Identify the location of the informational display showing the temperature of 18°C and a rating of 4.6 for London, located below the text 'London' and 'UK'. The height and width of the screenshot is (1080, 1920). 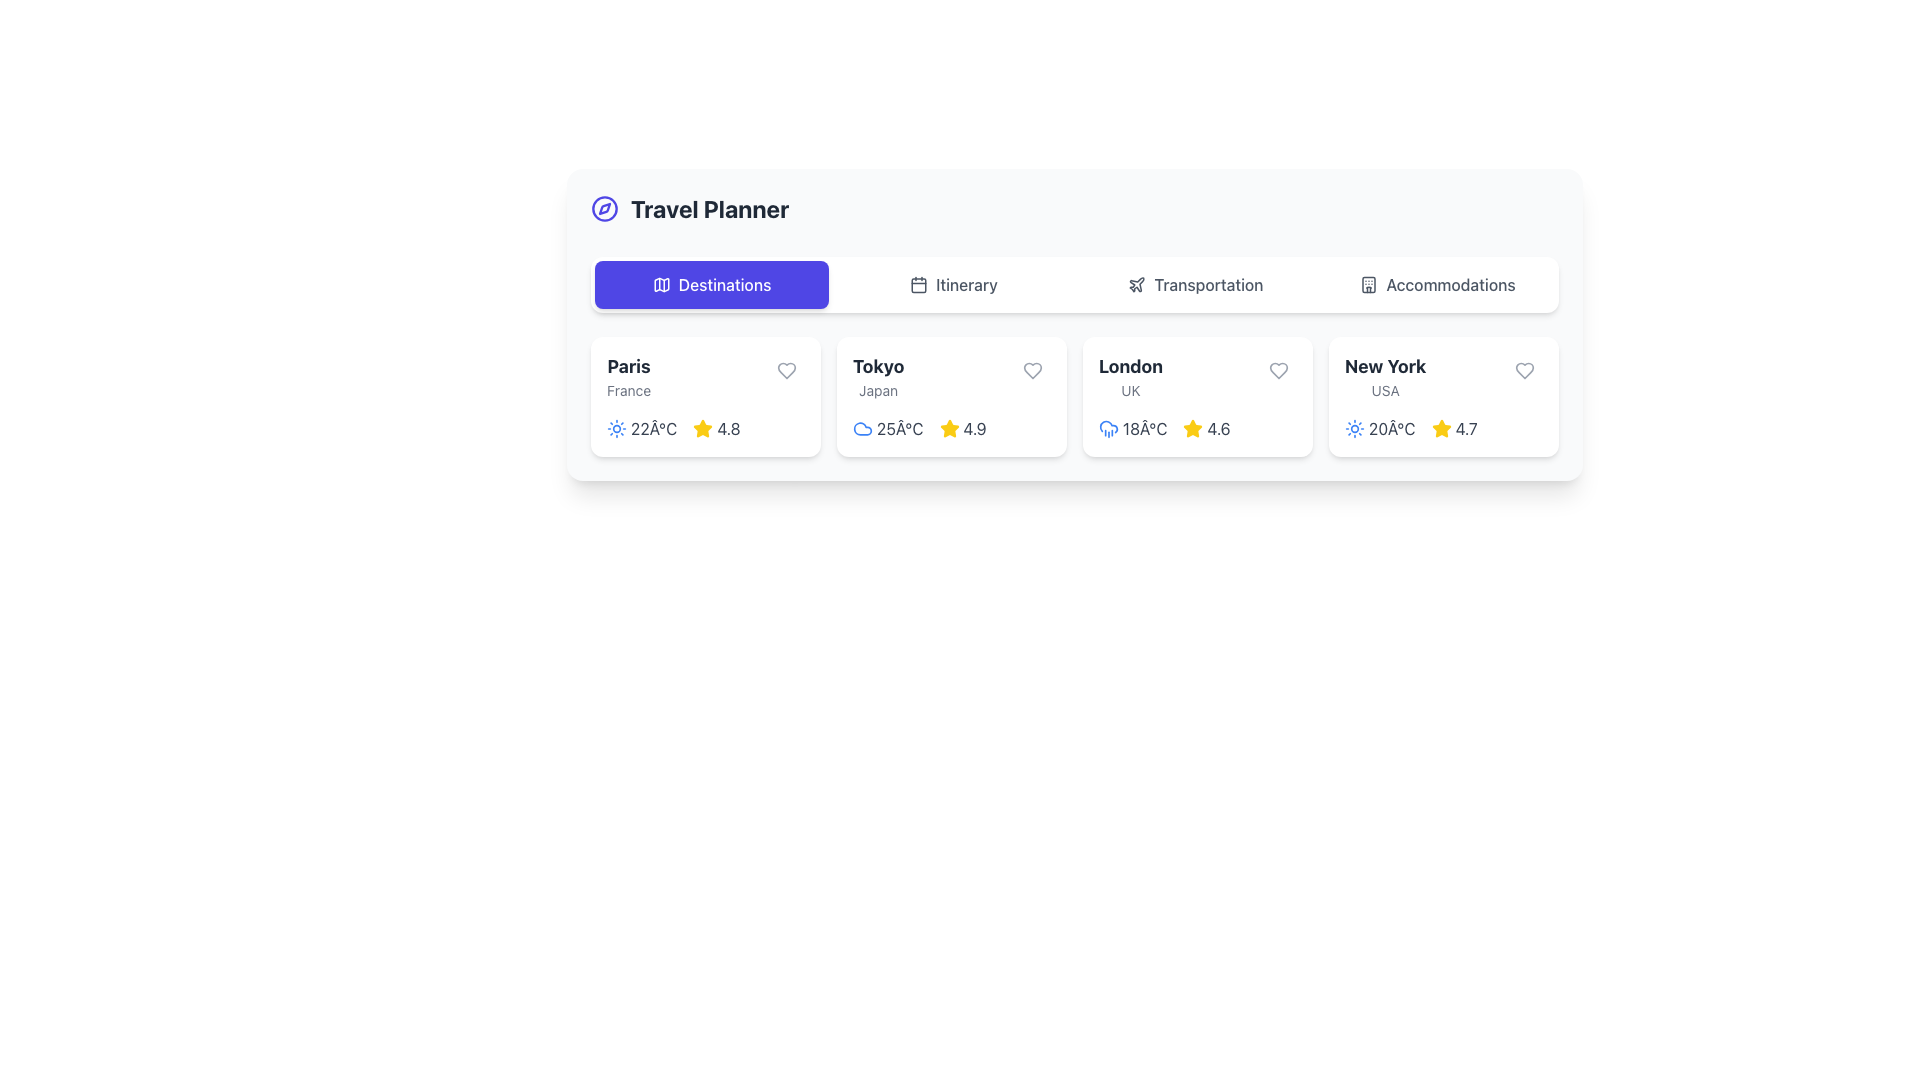
(1198, 427).